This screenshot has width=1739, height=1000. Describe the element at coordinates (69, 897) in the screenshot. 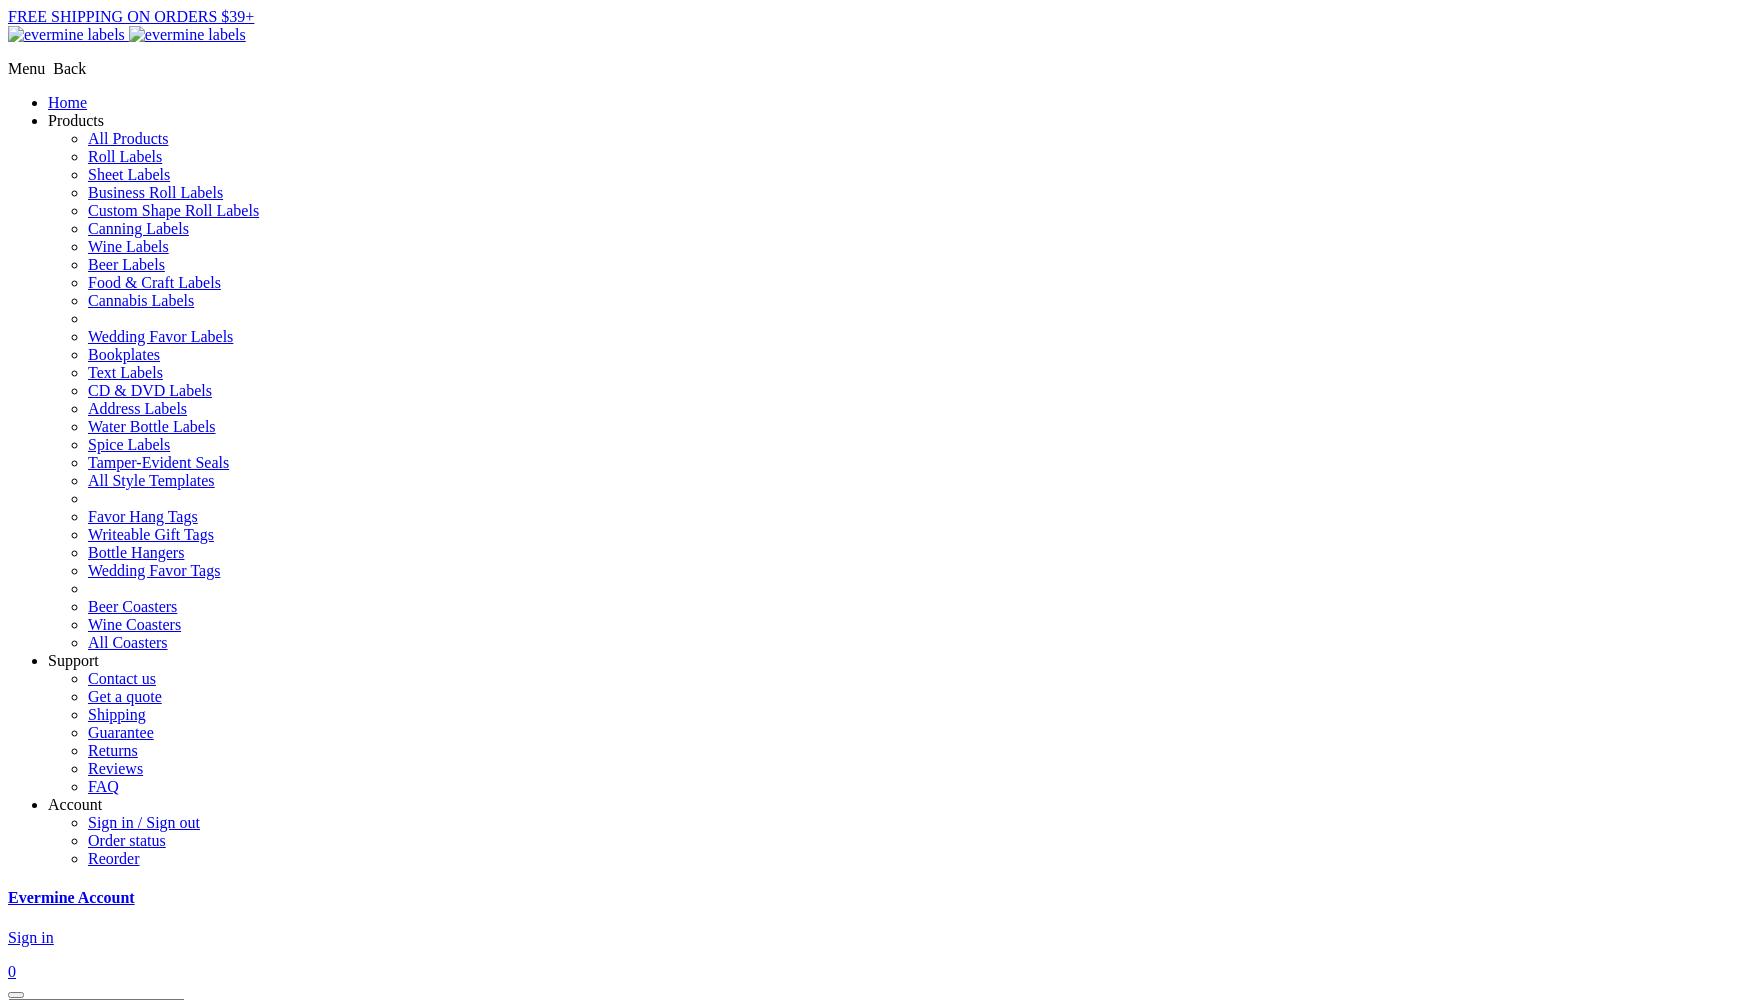

I see `'Evermine Account'` at that location.